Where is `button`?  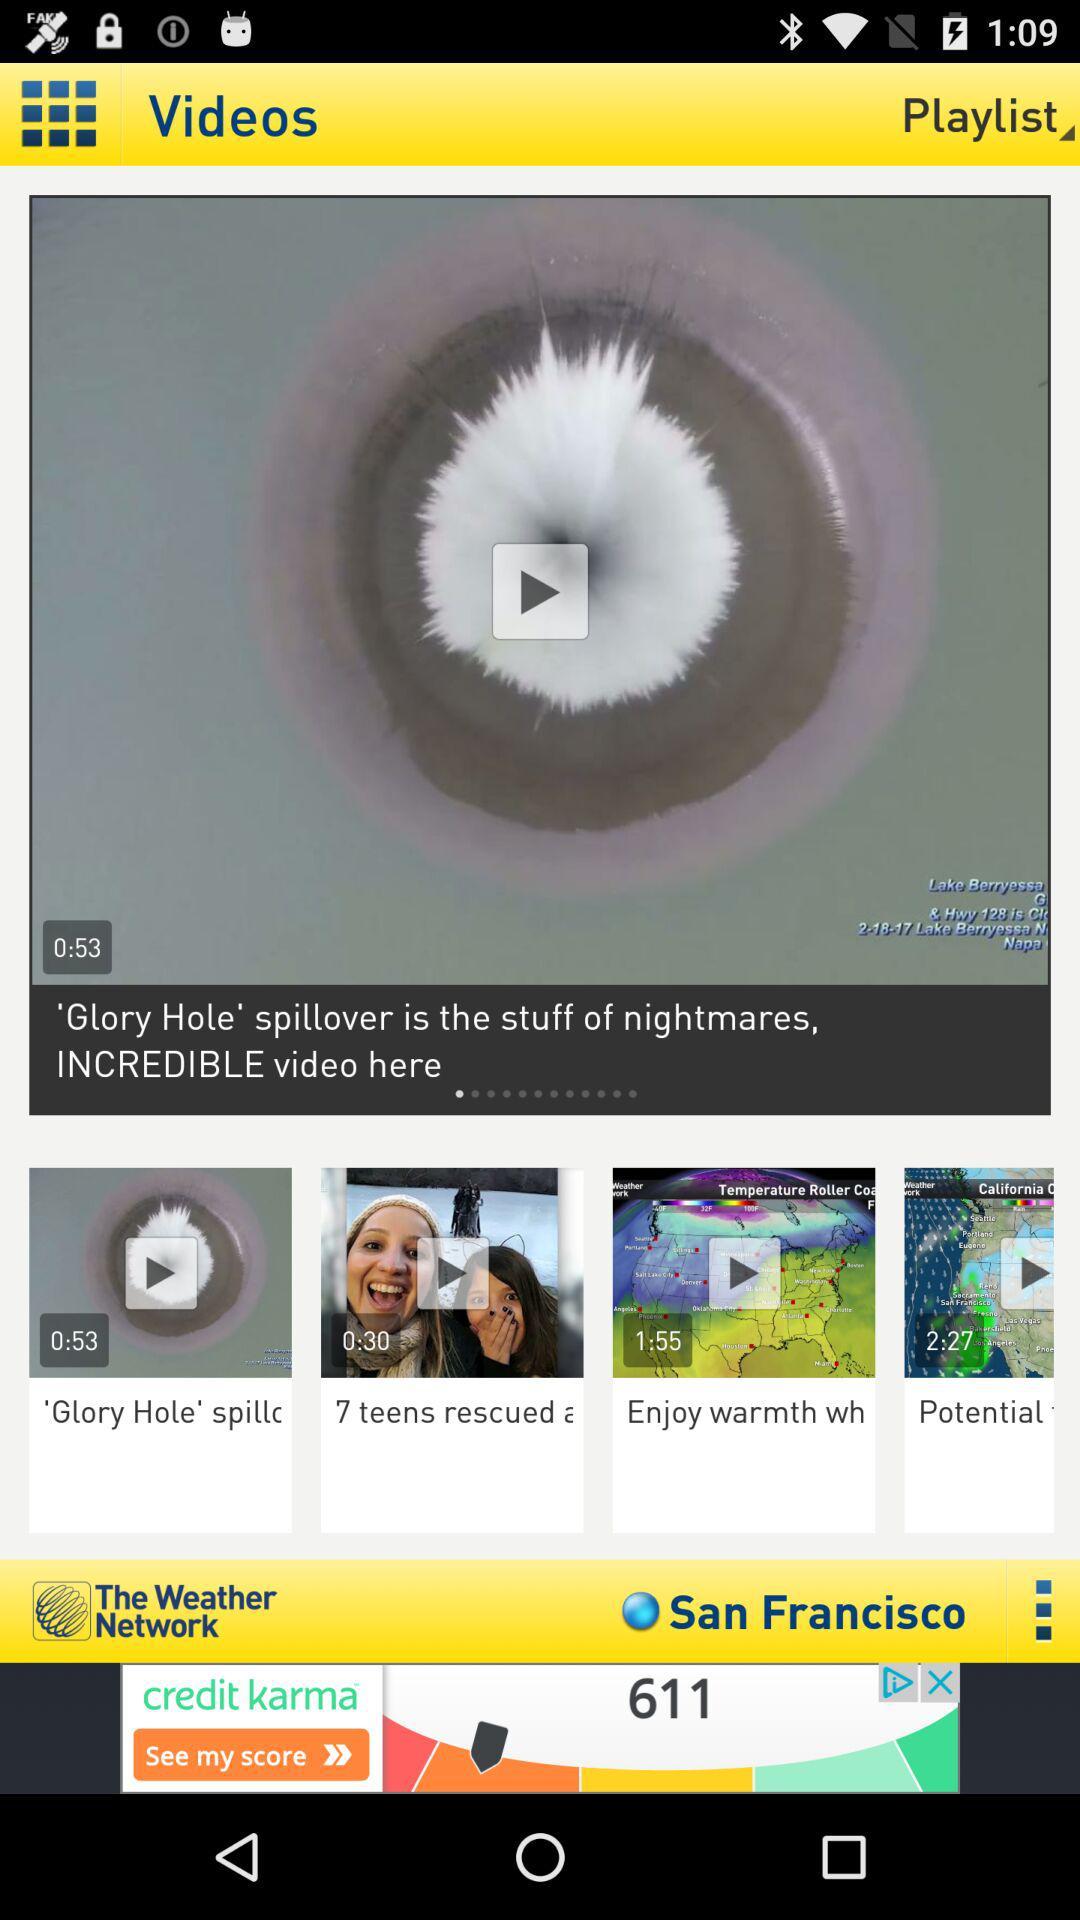
button is located at coordinates (992, 1271).